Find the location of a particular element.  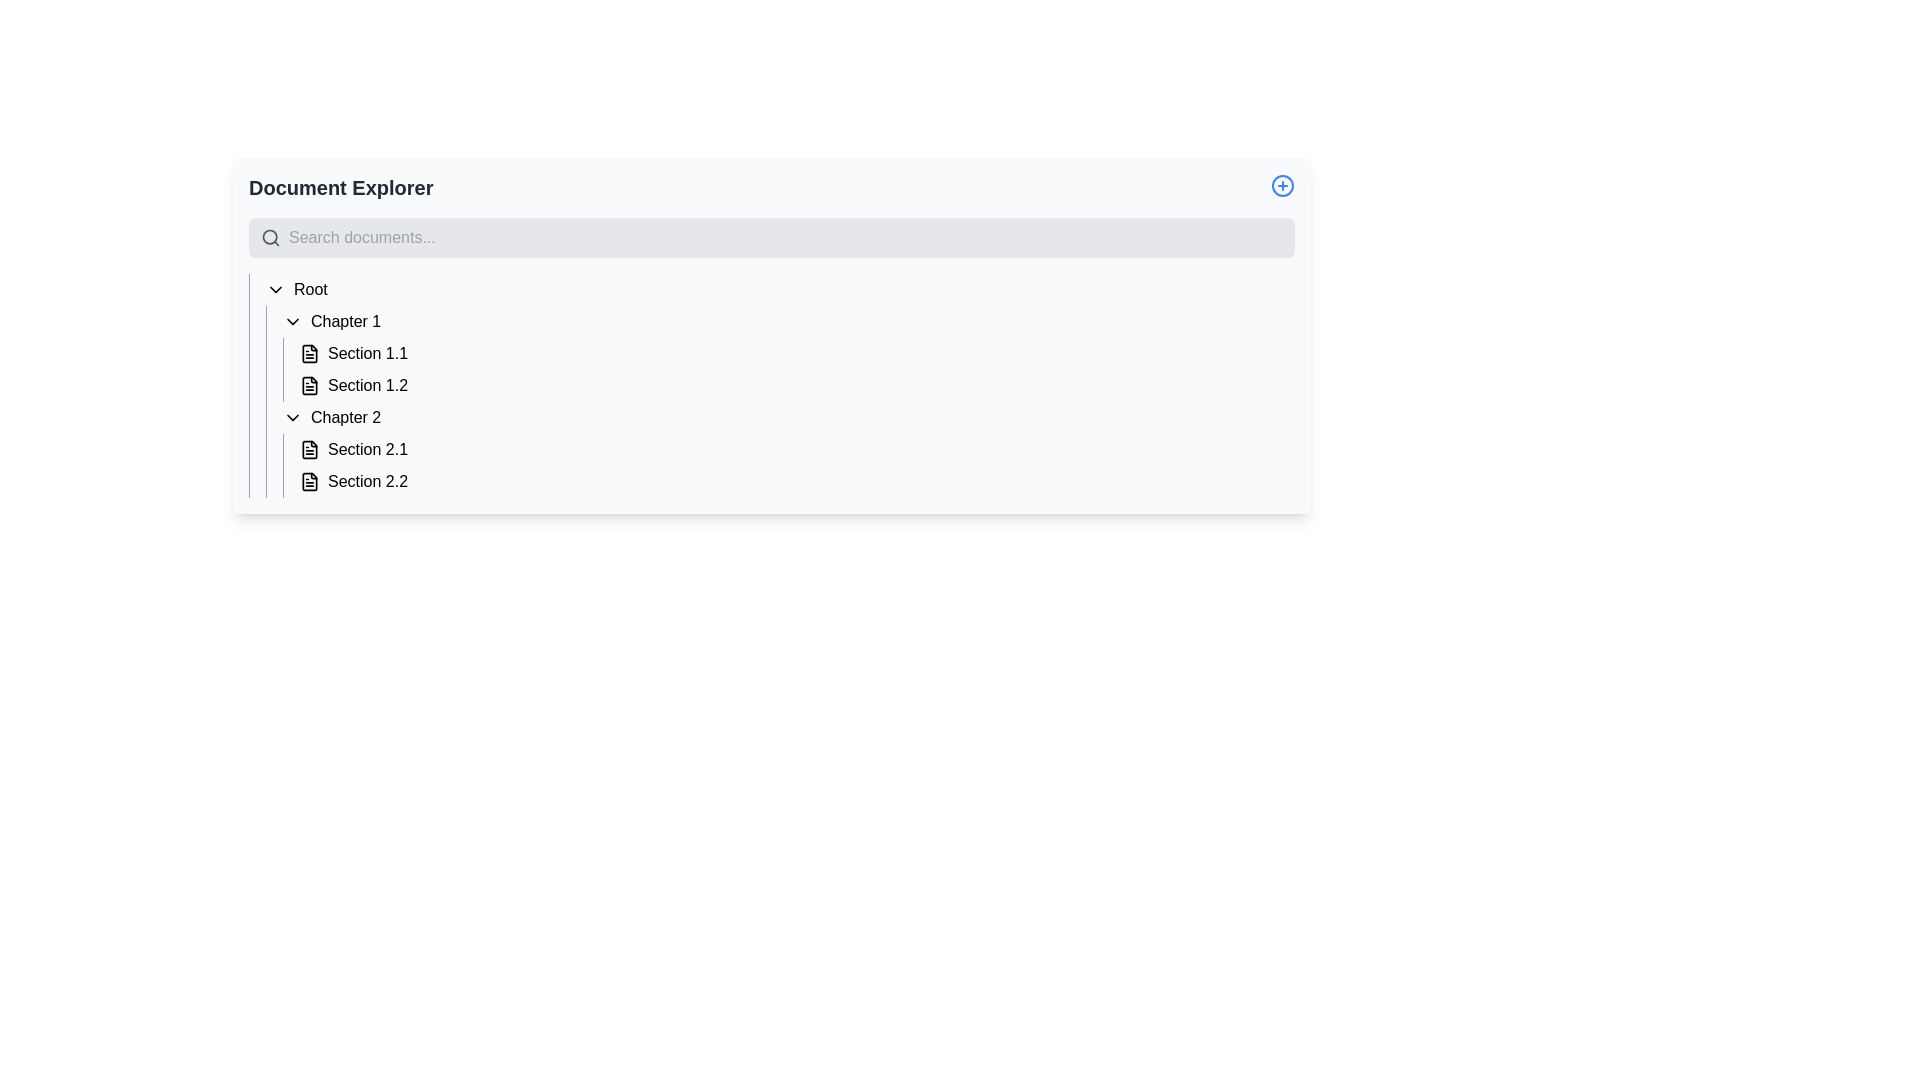

the document file icon located to the left of the text 'Section 2.2' in the Document Explorer tree view layout is located at coordinates (309, 482).